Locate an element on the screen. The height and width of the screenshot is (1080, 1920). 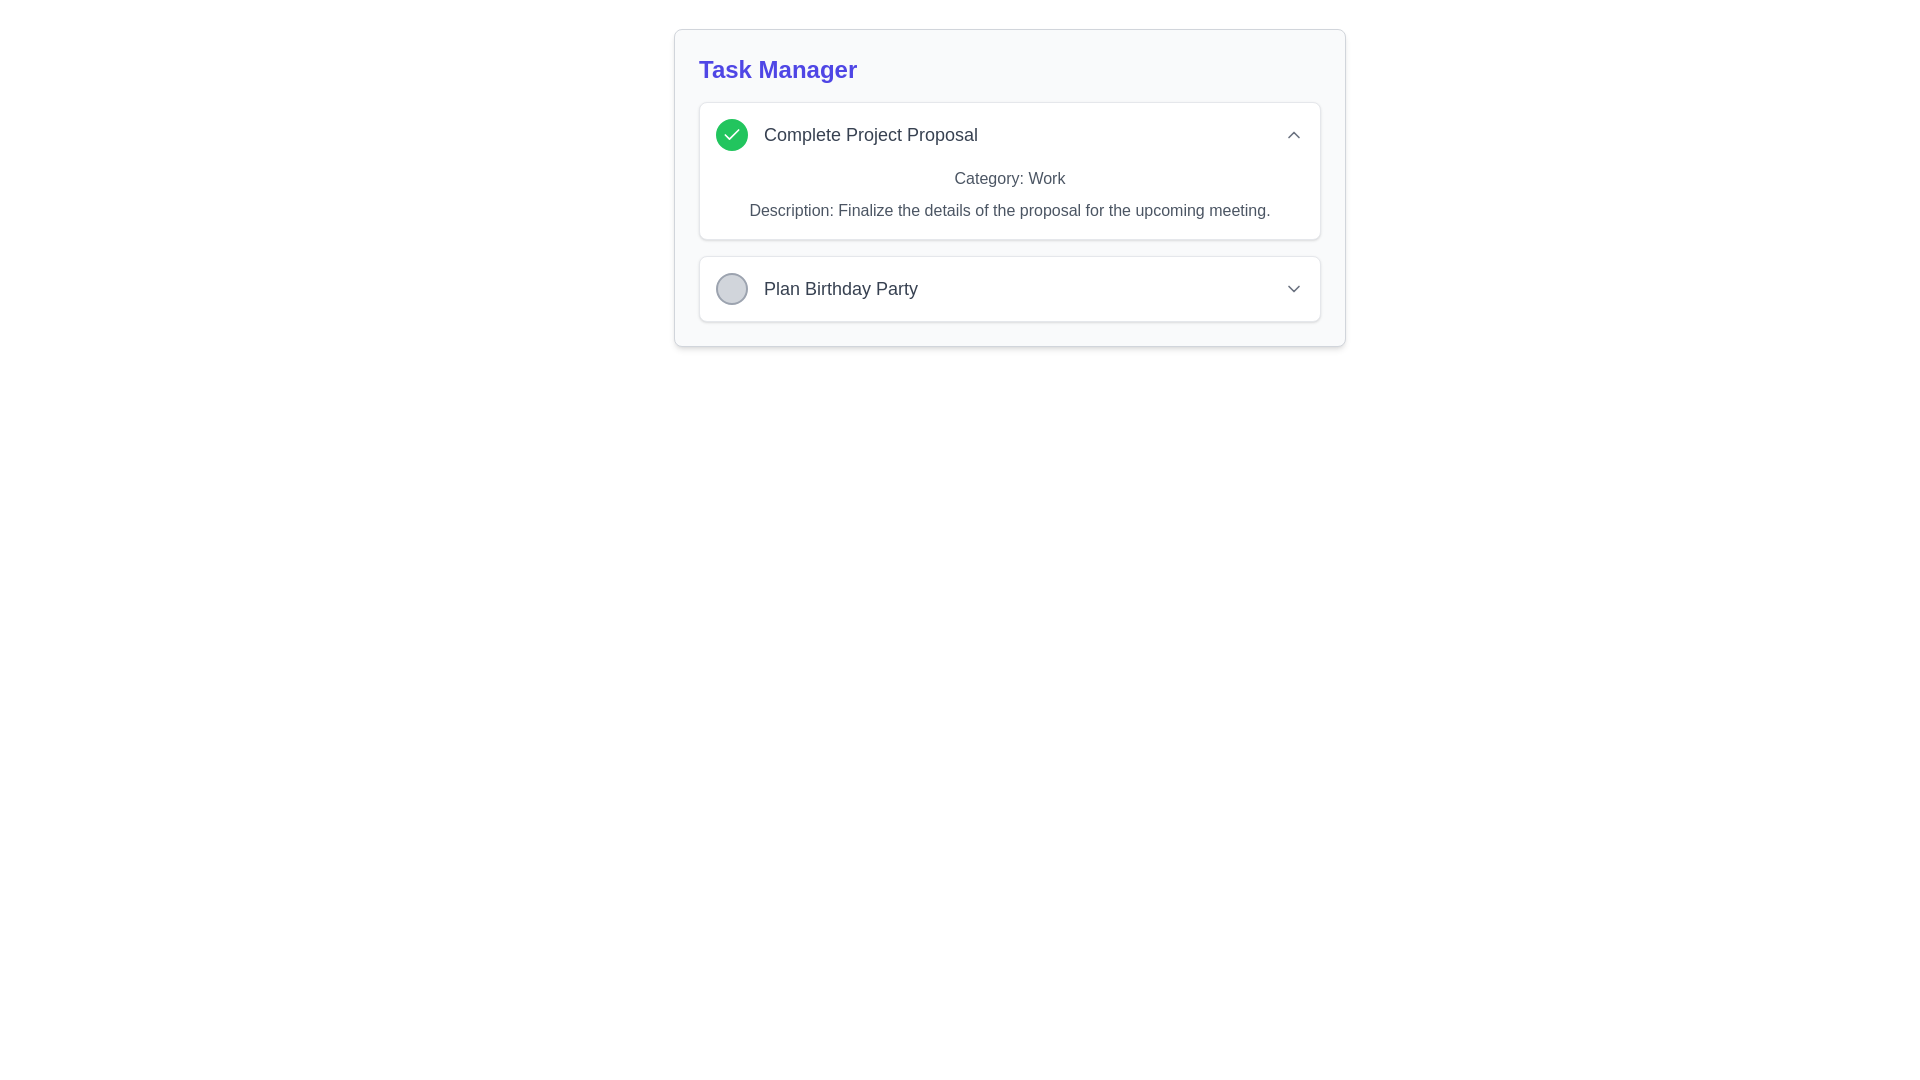
the checkbox next to the 'Plan Birthday Party' task in the Task Manager section is located at coordinates (816, 289).